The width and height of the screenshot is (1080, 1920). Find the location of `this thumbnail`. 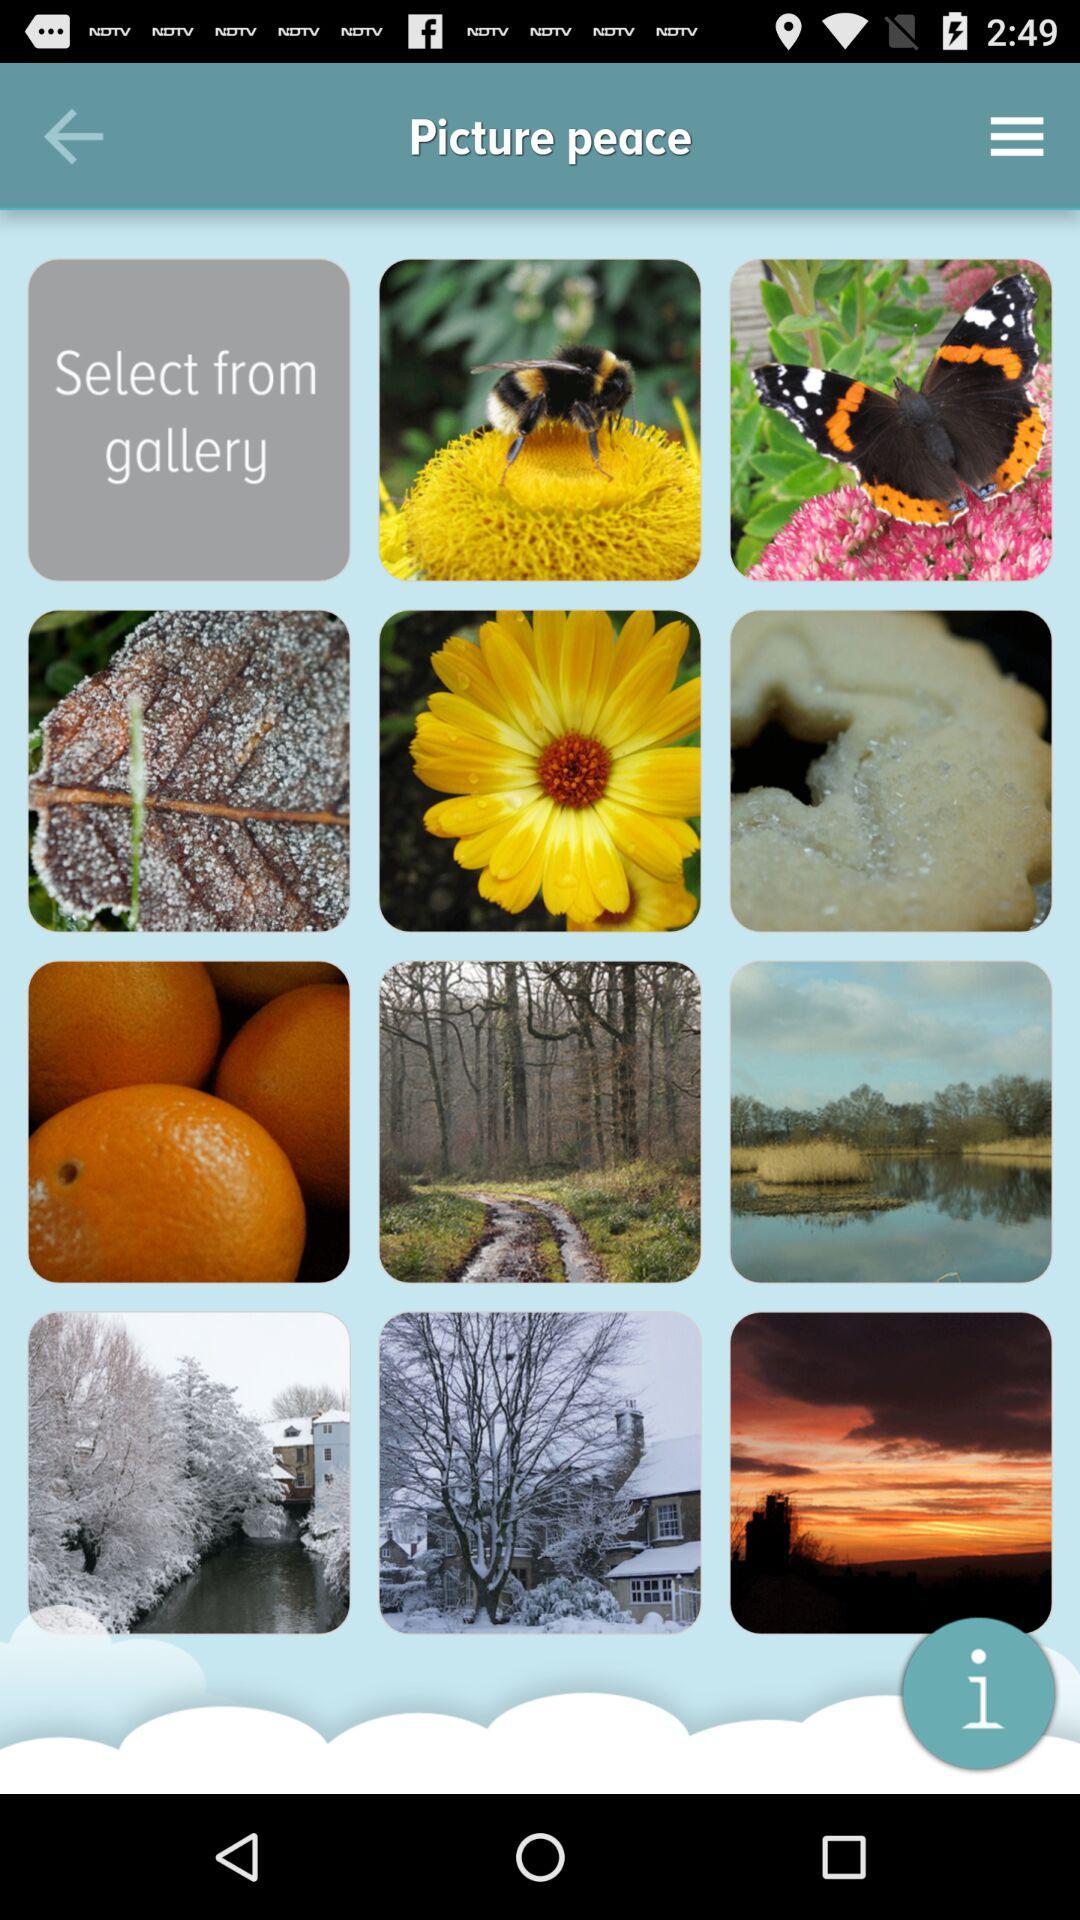

this thumbnail is located at coordinates (540, 419).